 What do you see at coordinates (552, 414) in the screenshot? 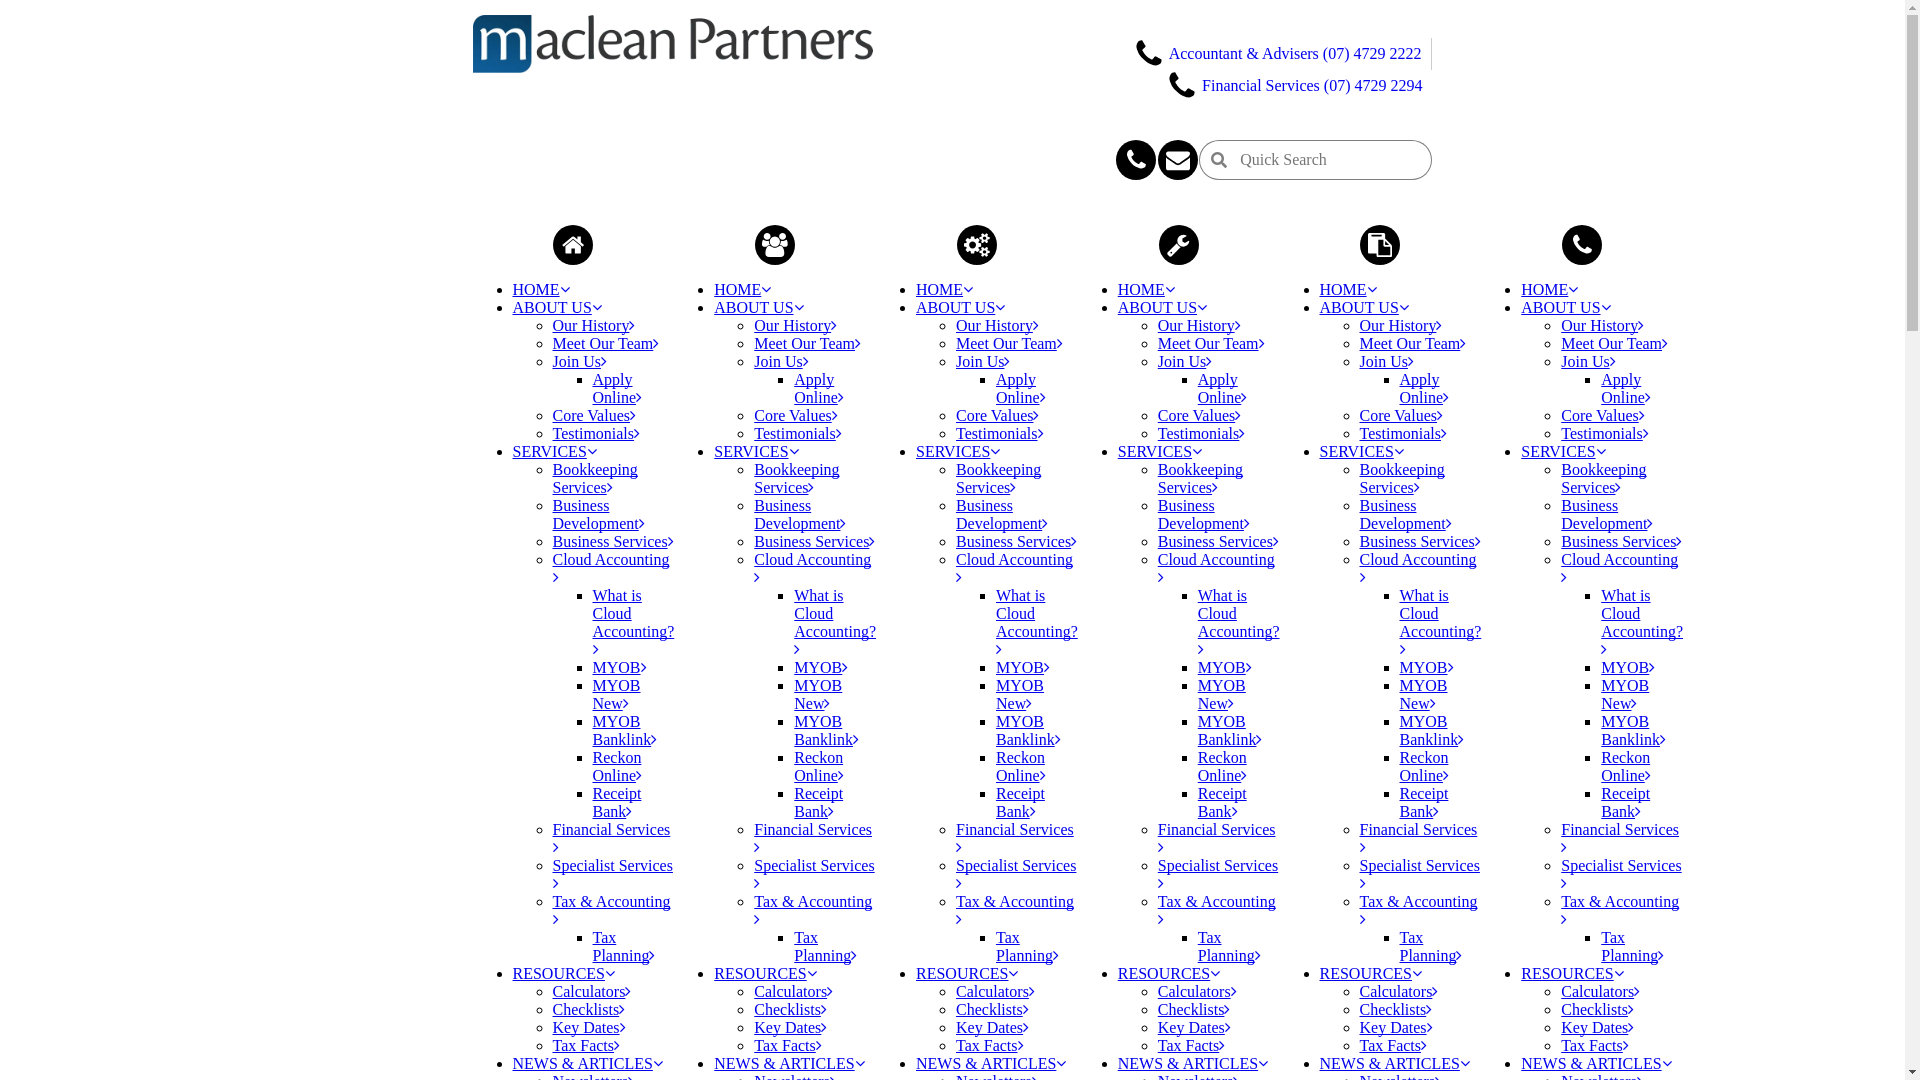
I see `'Core Values'` at bounding box center [552, 414].